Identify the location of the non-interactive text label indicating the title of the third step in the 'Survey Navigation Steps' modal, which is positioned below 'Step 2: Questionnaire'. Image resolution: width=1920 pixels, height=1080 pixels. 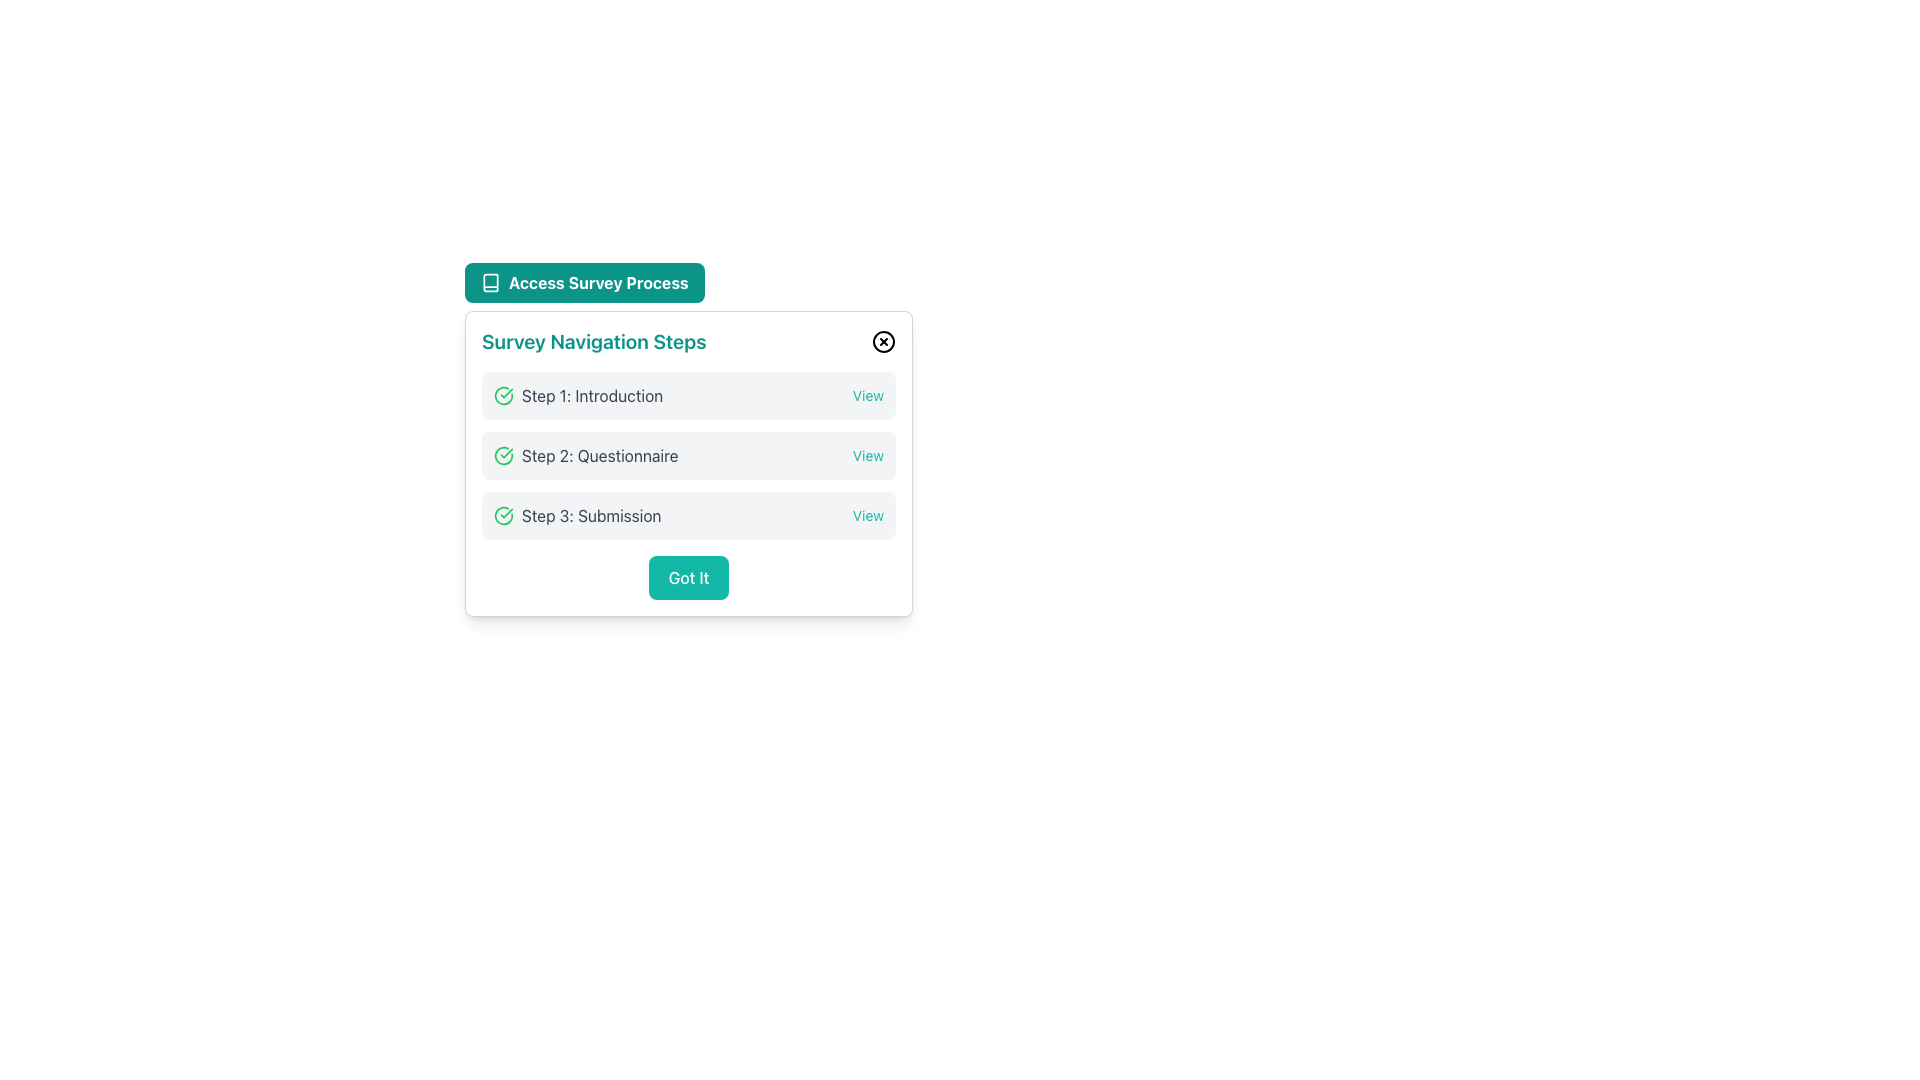
(590, 515).